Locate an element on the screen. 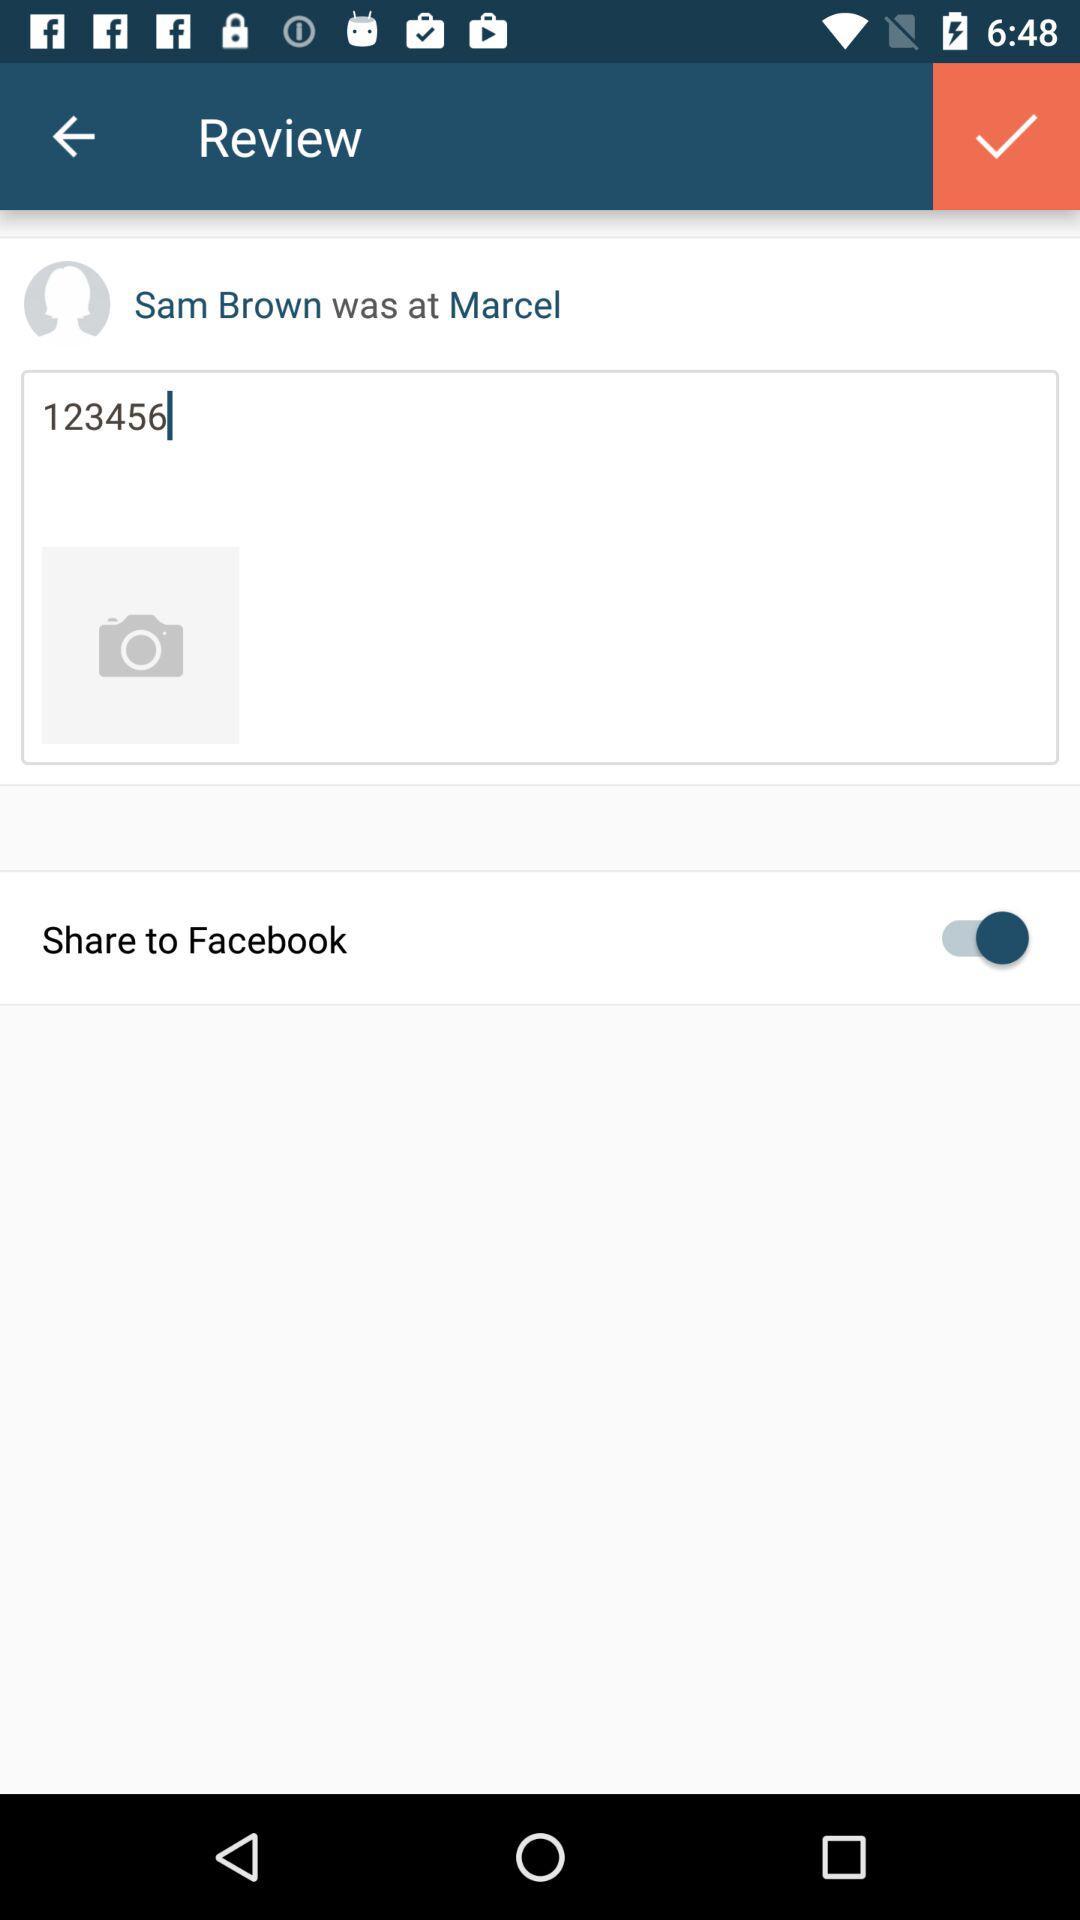 This screenshot has height=1920, width=1080. 123456 item is located at coordinates (540, 457).